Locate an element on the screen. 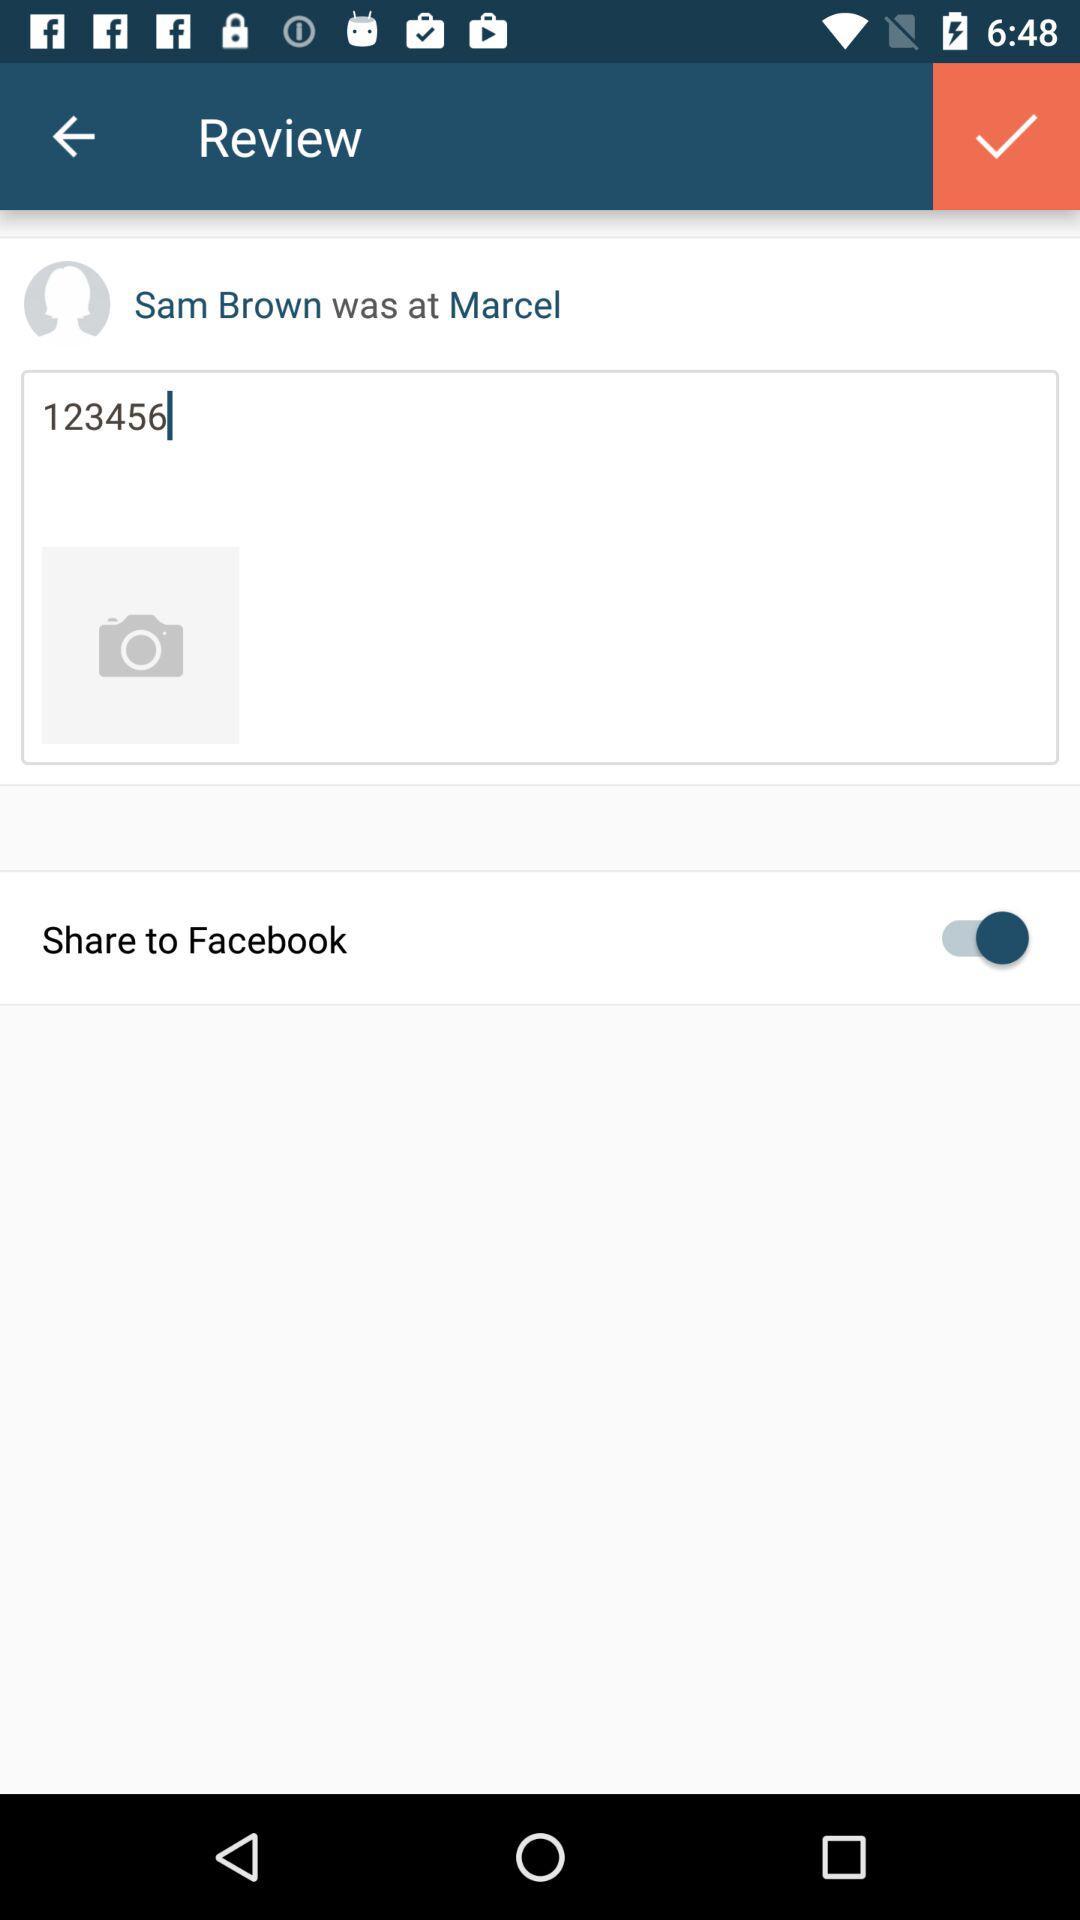 This screenshot has height=1920, width=1080. 123456 item is located at coordinates (540, 457).